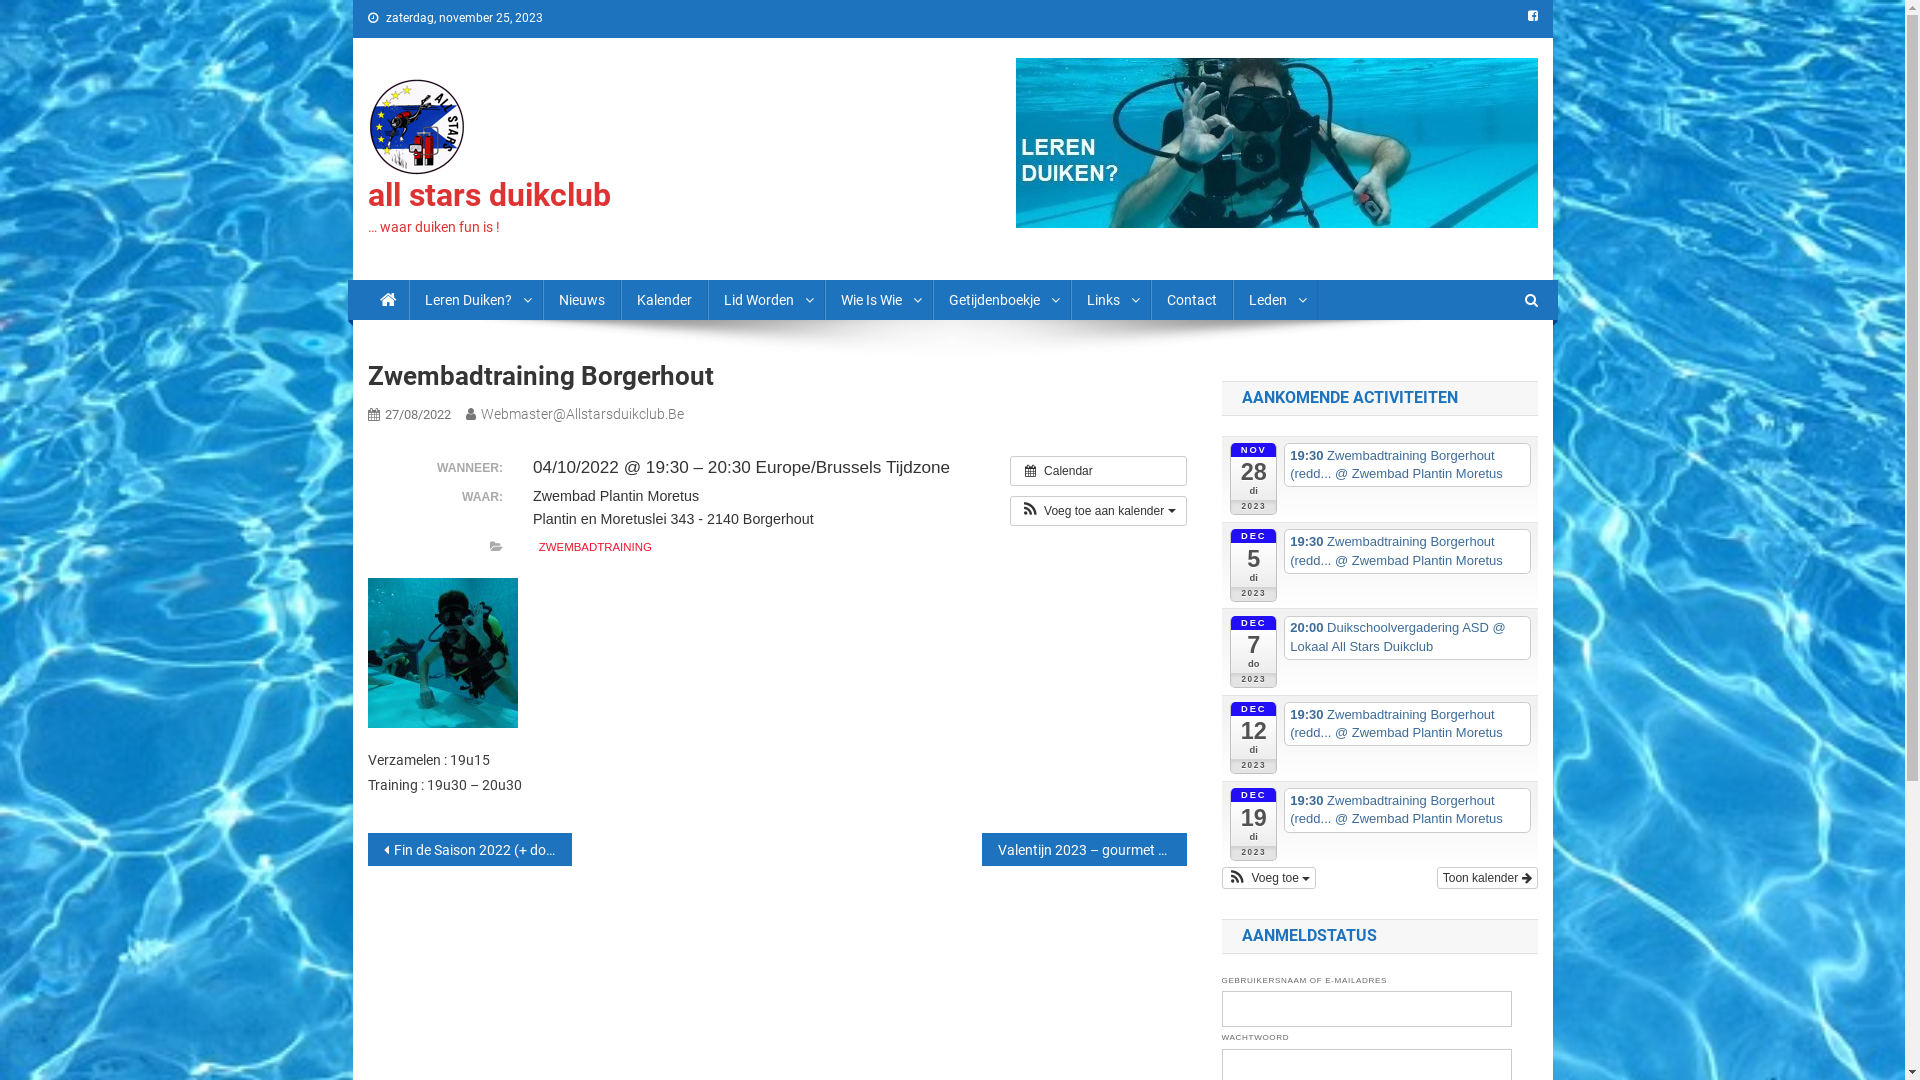 The height and width of the screenshot is (1080, 1920). What do you see at coordinates (878, 300) in the screenshot?
I see `'Wie Is Wie'` at bounding box center [878, 300].